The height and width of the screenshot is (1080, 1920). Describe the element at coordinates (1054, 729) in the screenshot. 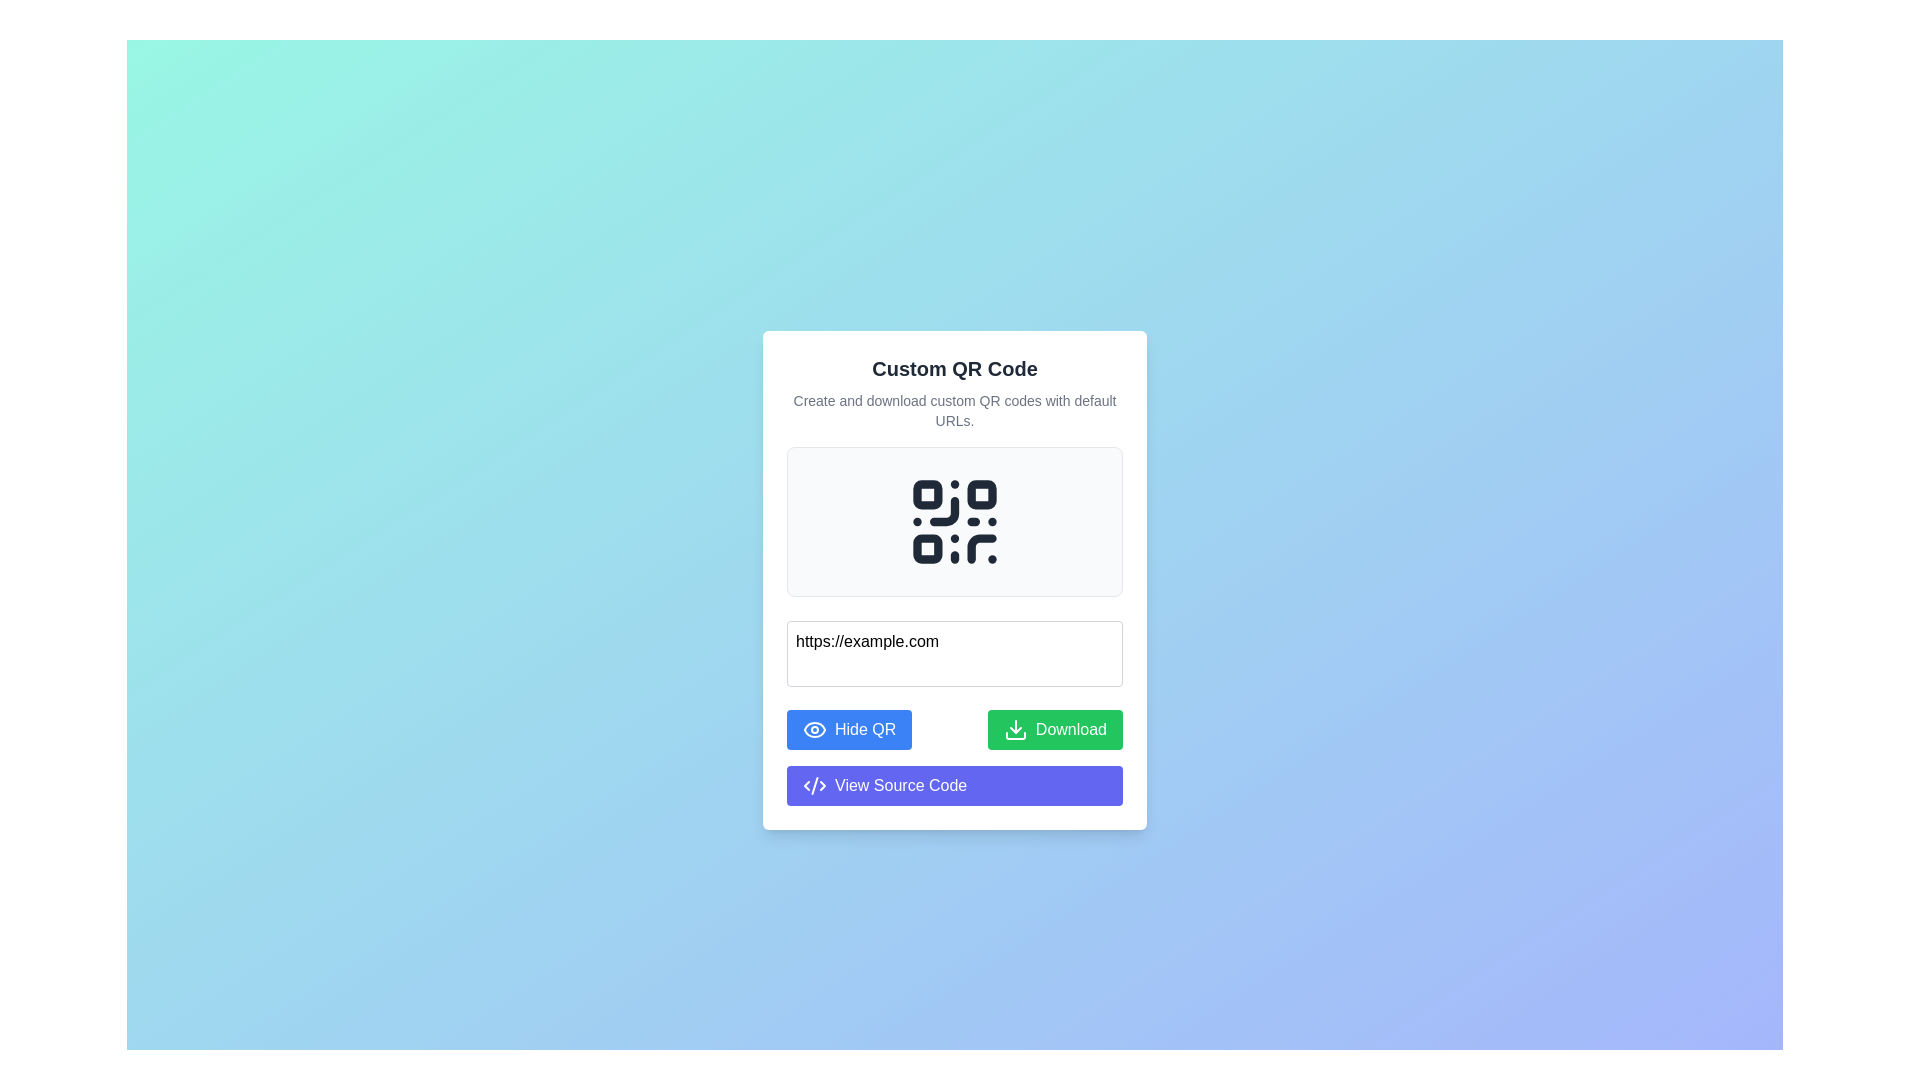

I see `the download button located on the right side of the button group, adjacent to the 'Hide QR' button, to initiate the download process` at that location.